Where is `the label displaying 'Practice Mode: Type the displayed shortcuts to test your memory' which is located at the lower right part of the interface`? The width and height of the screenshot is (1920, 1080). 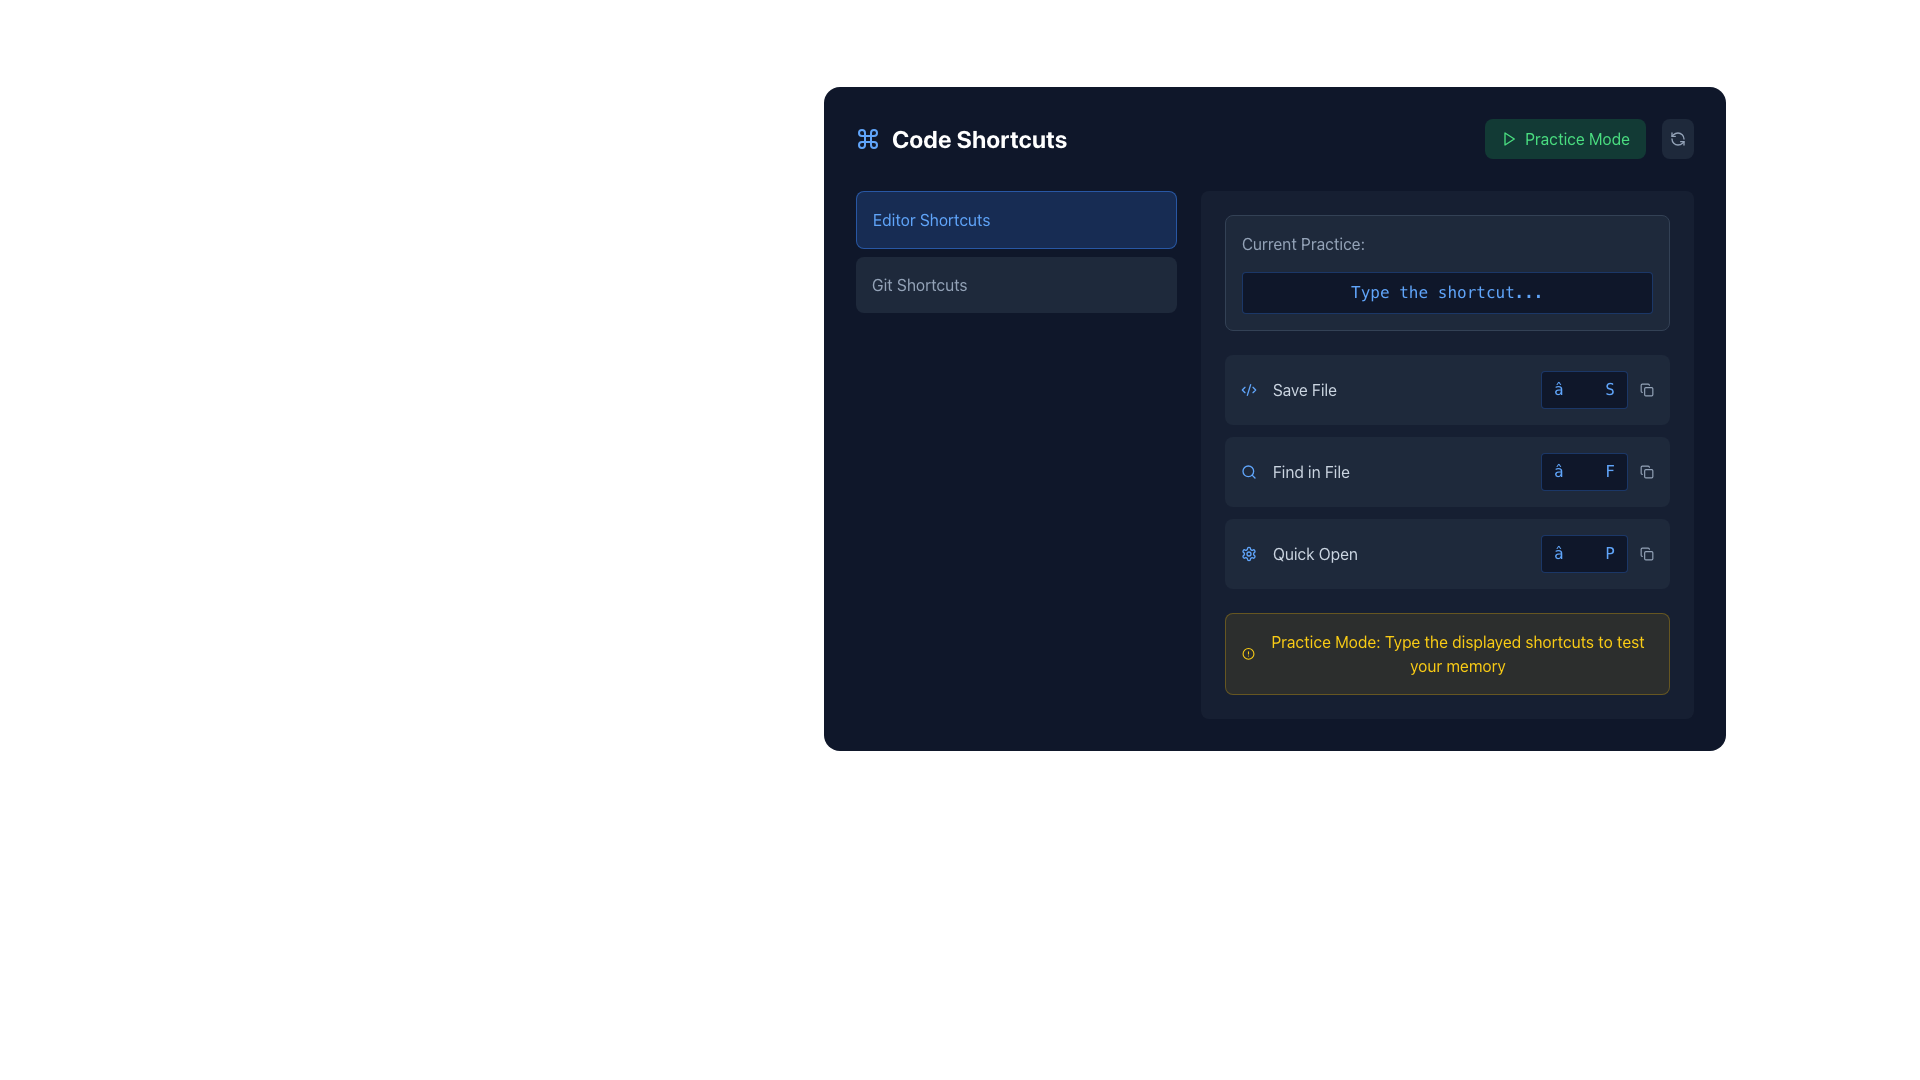 the label displaying 'Practice Mode: Type the displayed shortcuts to test your memory' which is located at the lower right part of the interface is located at coordinates (1458, 654).